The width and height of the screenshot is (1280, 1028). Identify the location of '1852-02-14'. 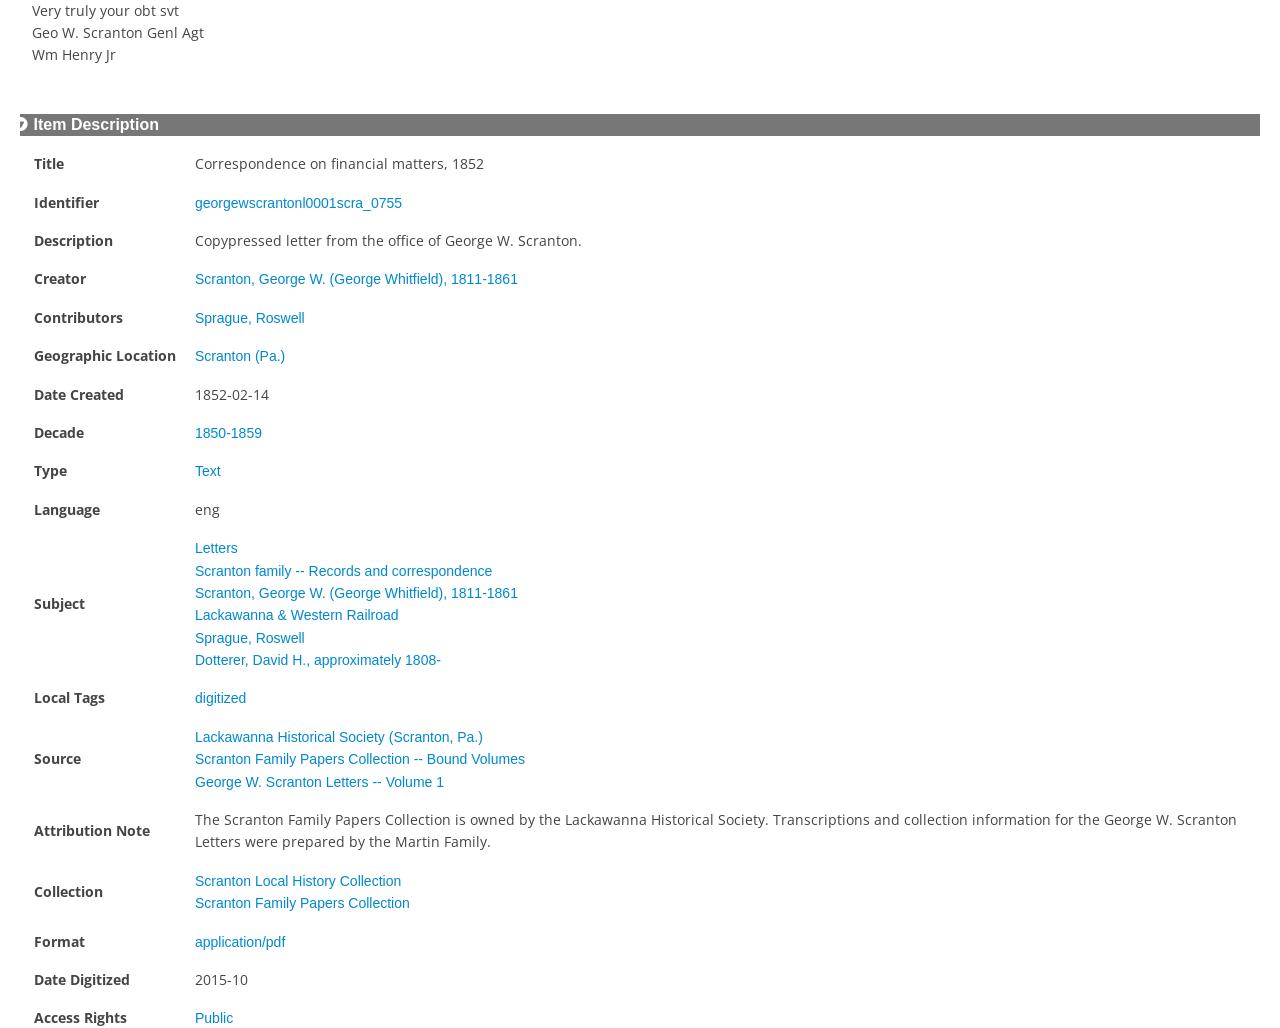
(231, 393).